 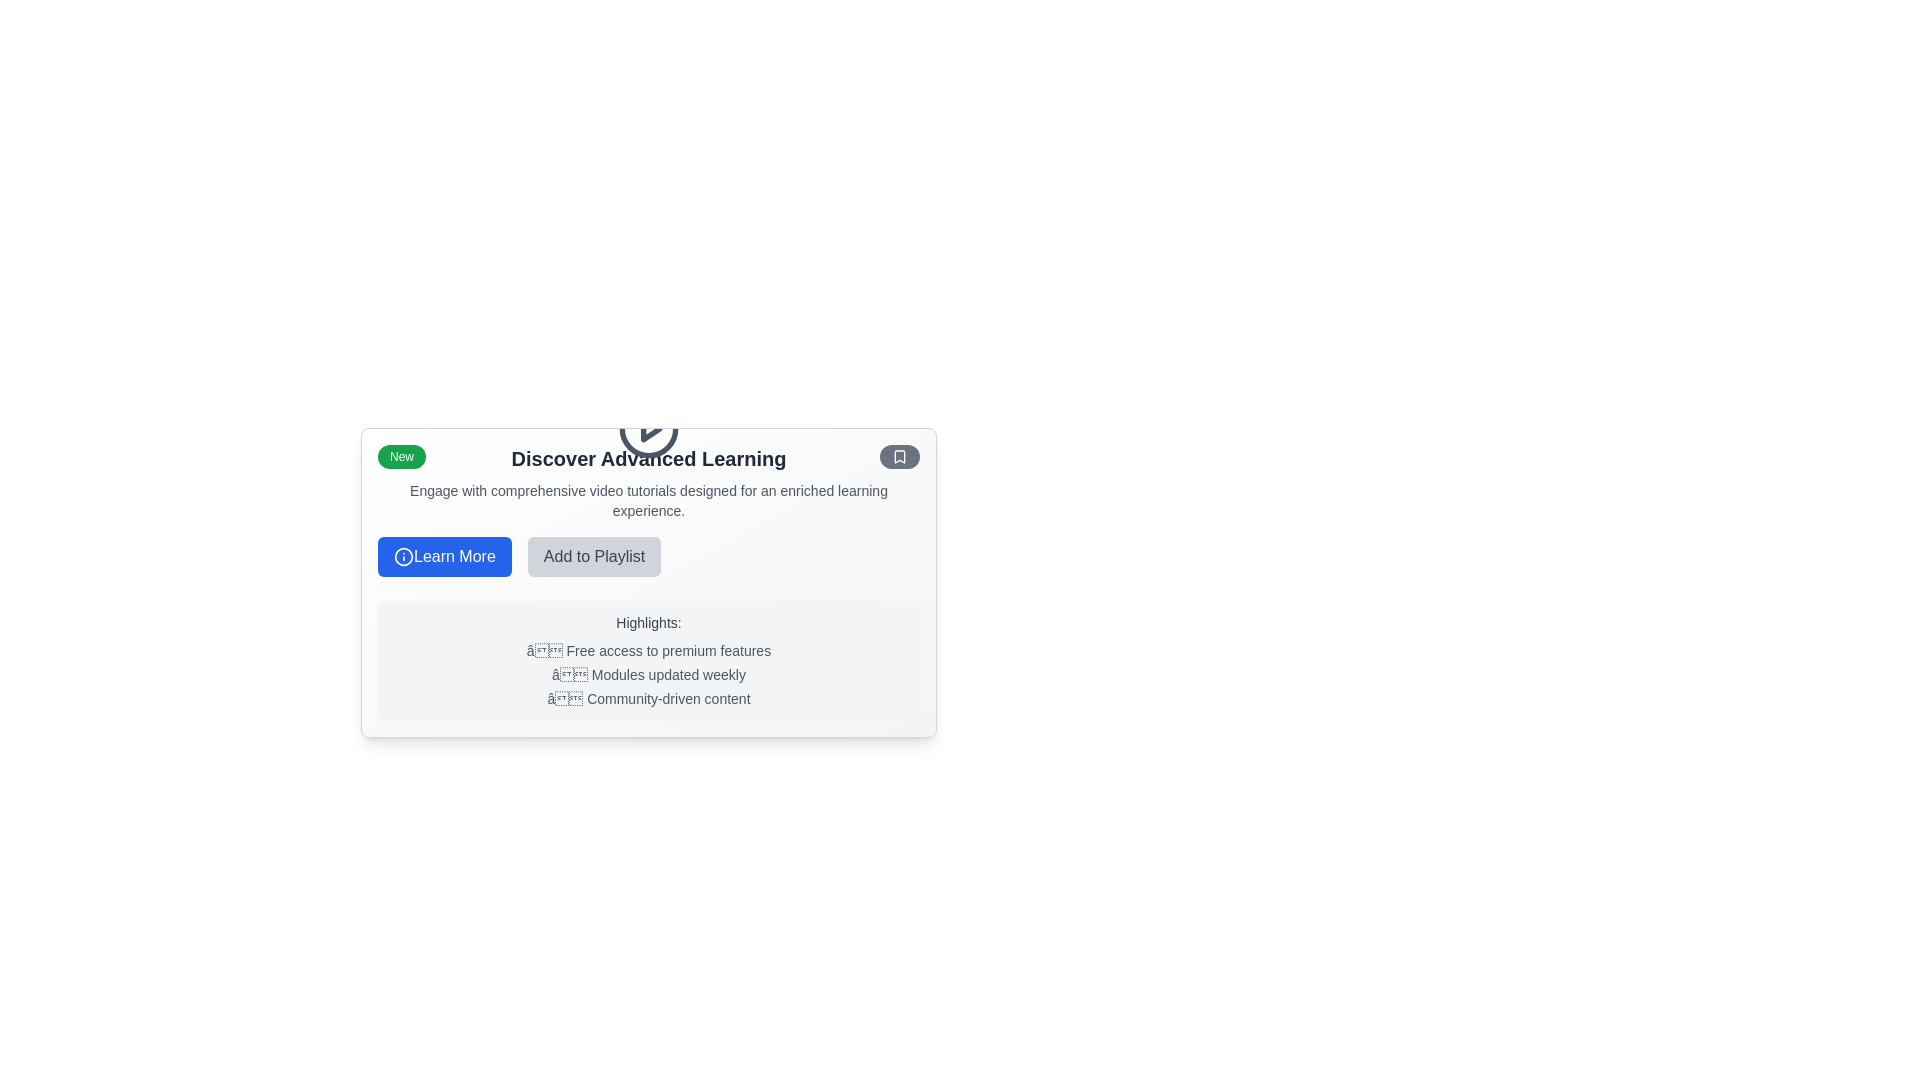 I want to click on the circular play button icon that is centered above the 'Discover Advanced Learning' section to trigger the hover effect, so click(x=648, y=427).